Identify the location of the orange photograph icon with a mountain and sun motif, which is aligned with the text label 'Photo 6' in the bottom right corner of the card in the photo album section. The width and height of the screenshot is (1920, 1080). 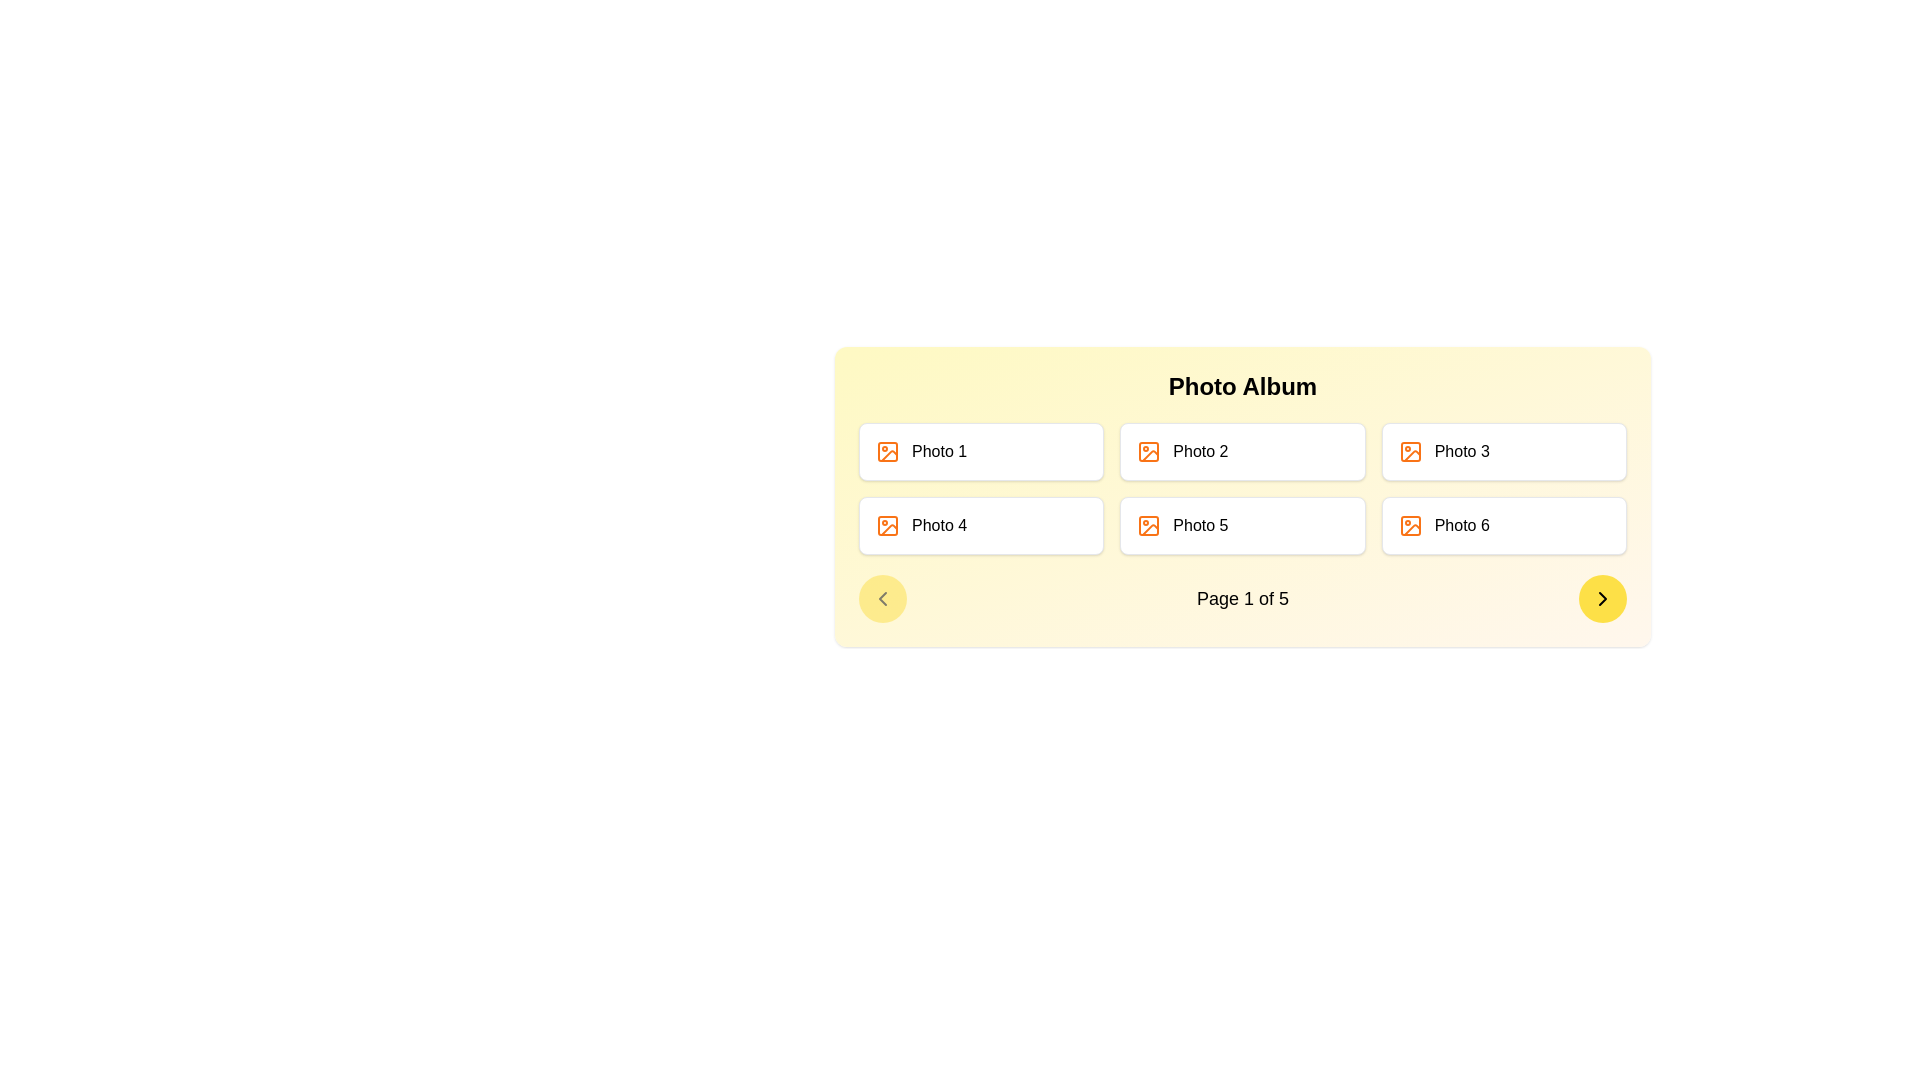
(1409, 524).